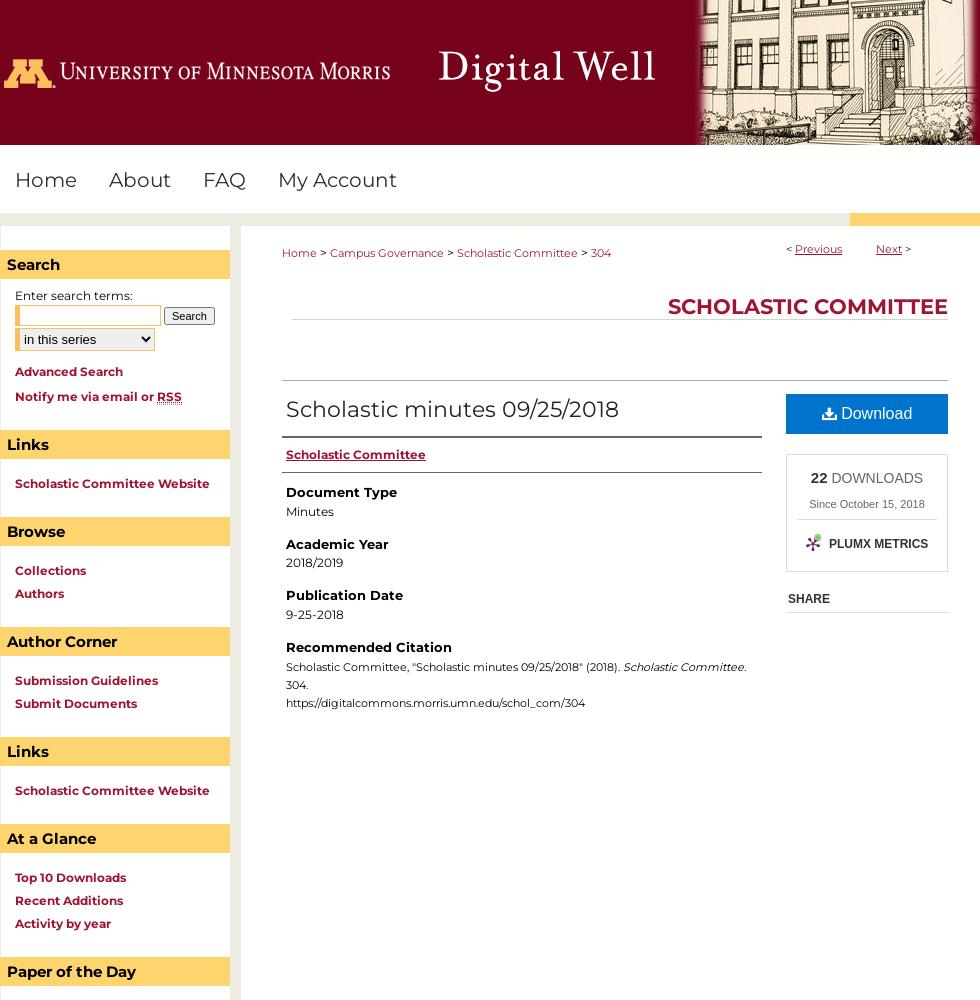  Describe the element at coordinates (866, 504) in the screenshot. I see `'Since October 15, 2018'` at that location.